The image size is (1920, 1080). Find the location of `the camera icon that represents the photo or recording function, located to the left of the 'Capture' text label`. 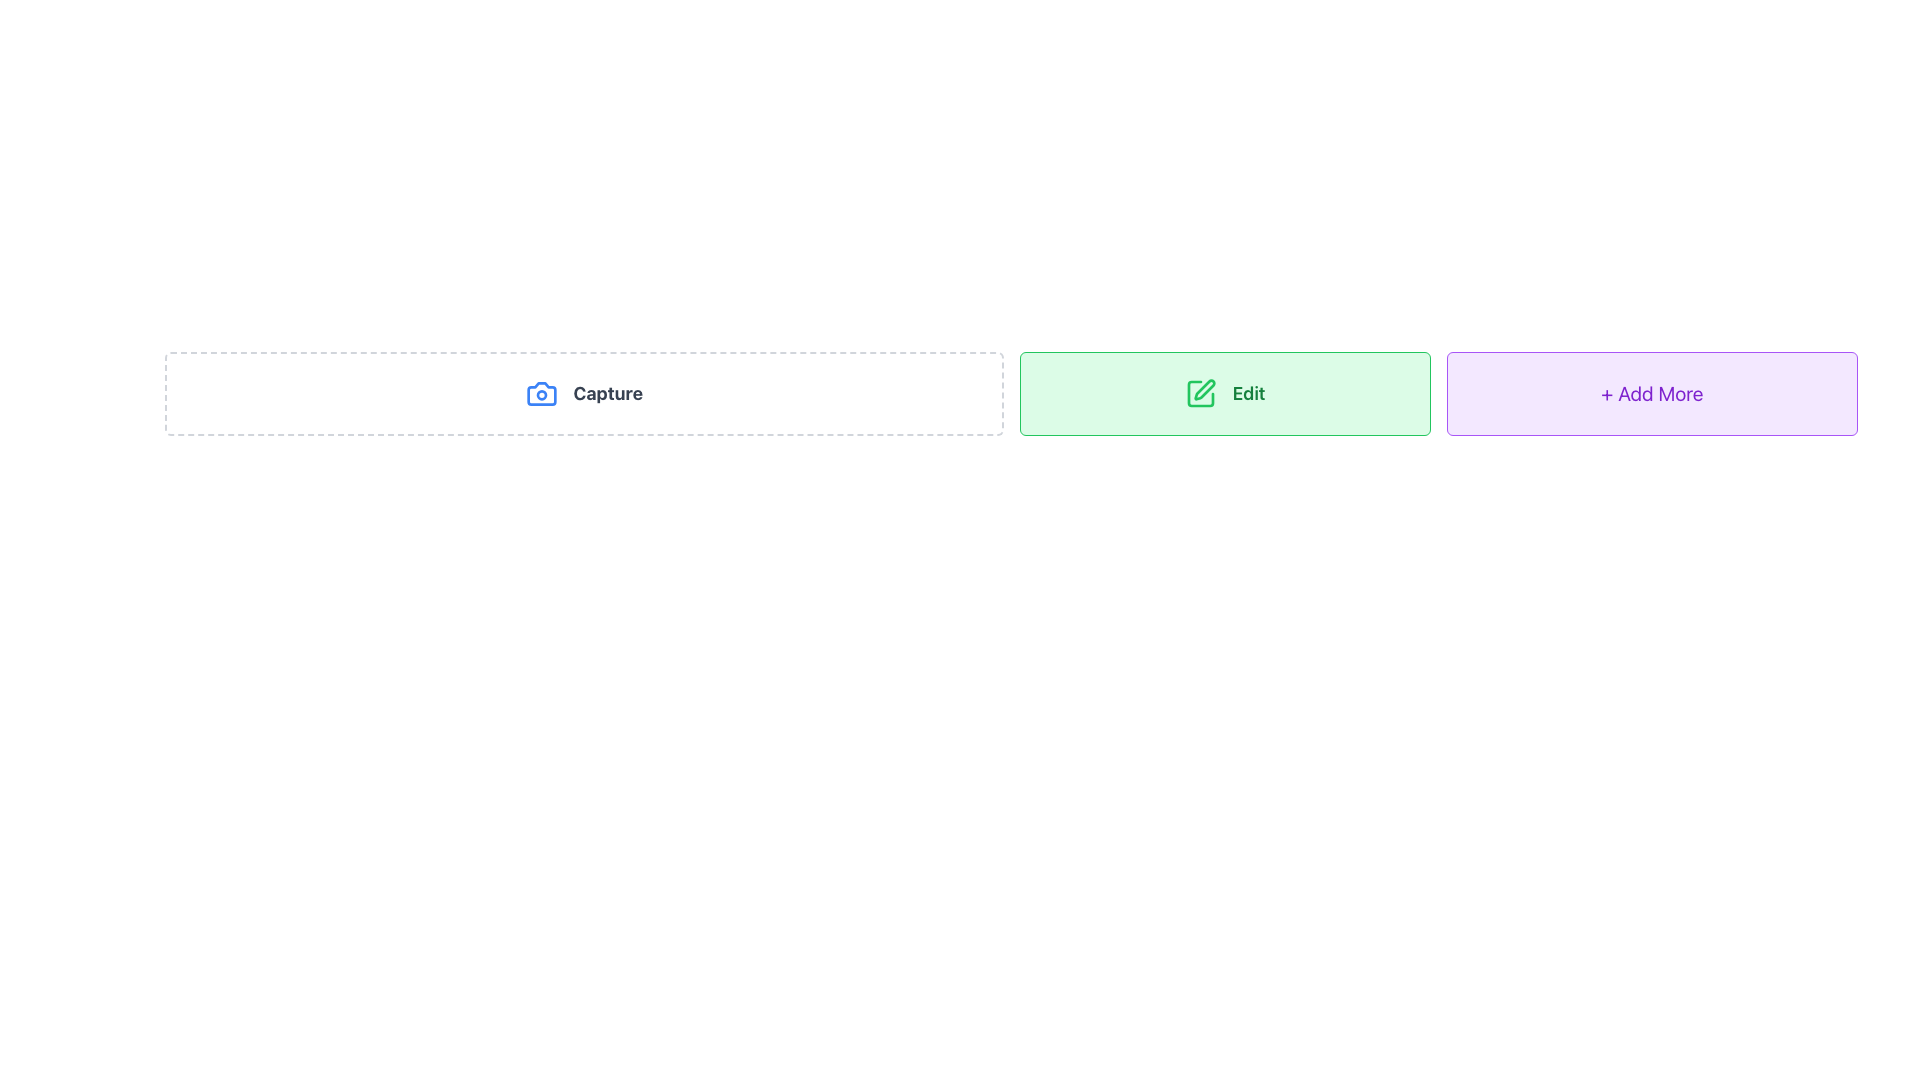

the camera icon that represents the photo or recording function, located to the left of the 'Capture' text label is located at coordinates (541, 393).